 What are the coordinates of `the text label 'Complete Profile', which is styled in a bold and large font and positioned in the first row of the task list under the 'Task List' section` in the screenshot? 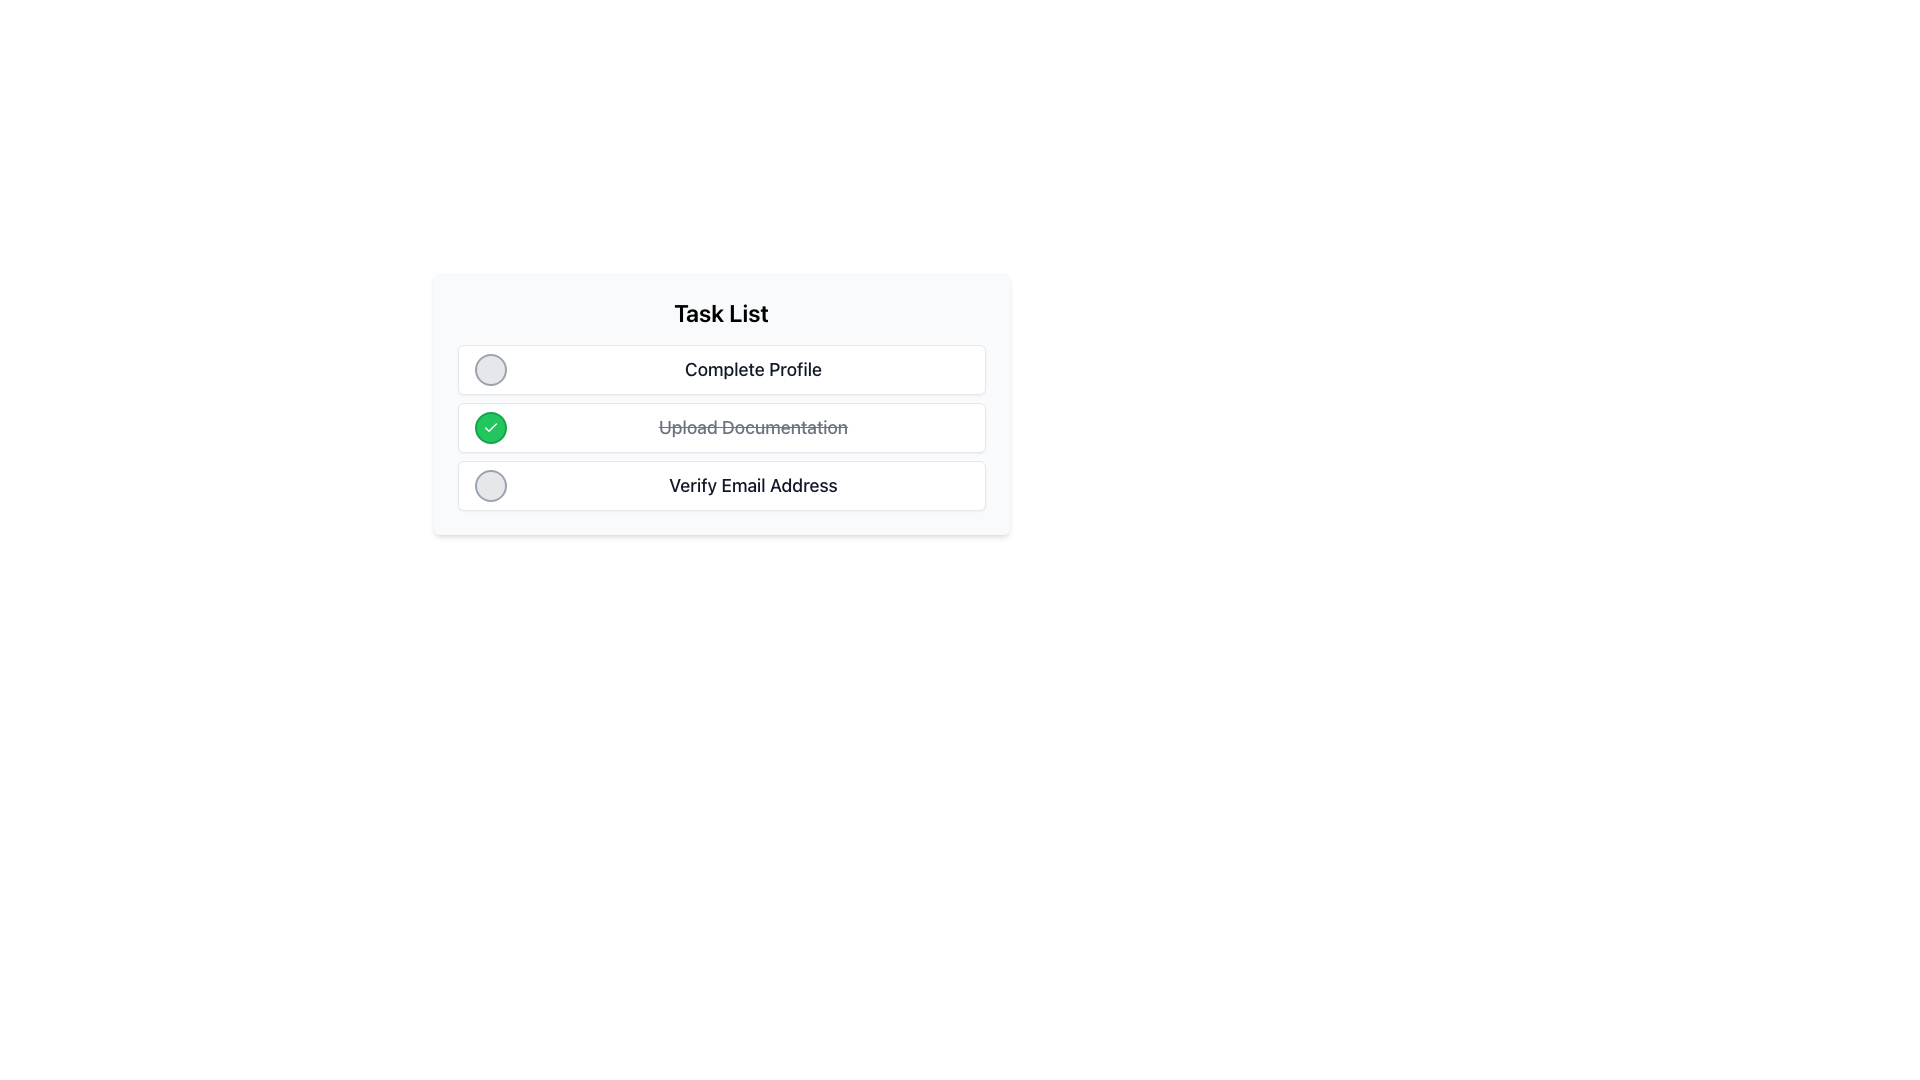 It's located at (752, 370).